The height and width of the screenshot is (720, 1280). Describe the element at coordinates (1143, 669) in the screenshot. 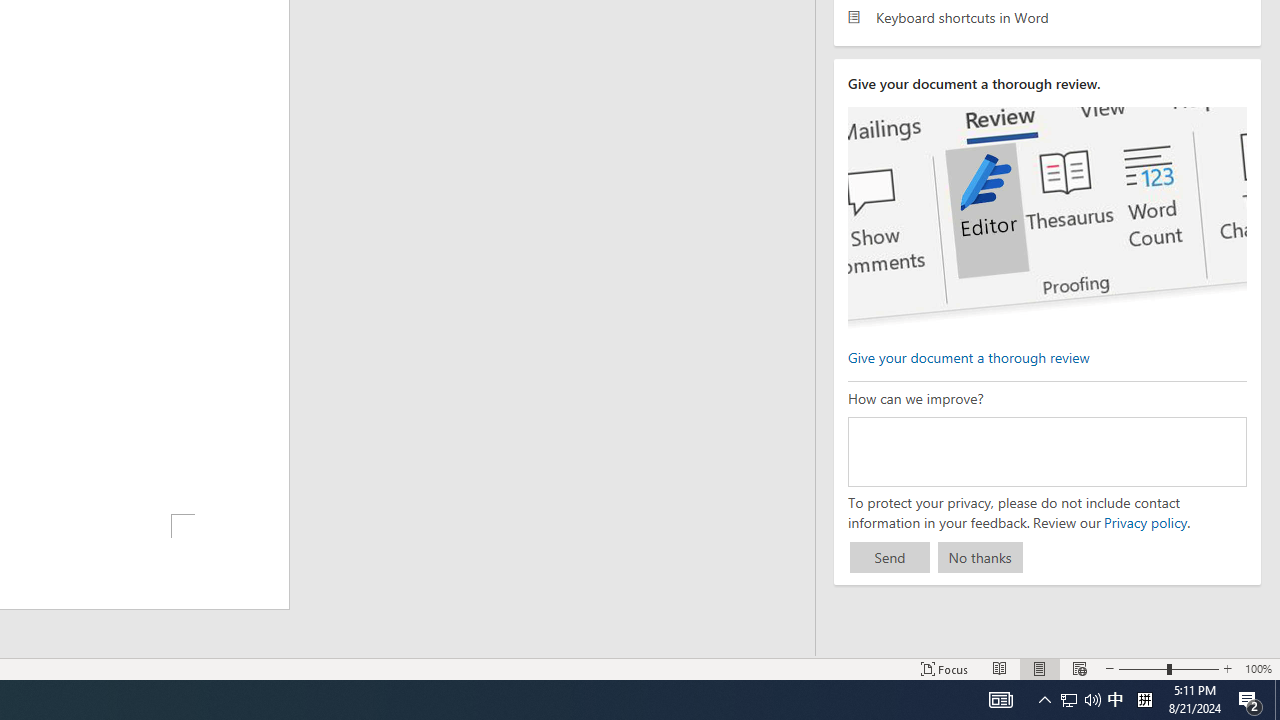

I see `'Zoom Out'` at that location.